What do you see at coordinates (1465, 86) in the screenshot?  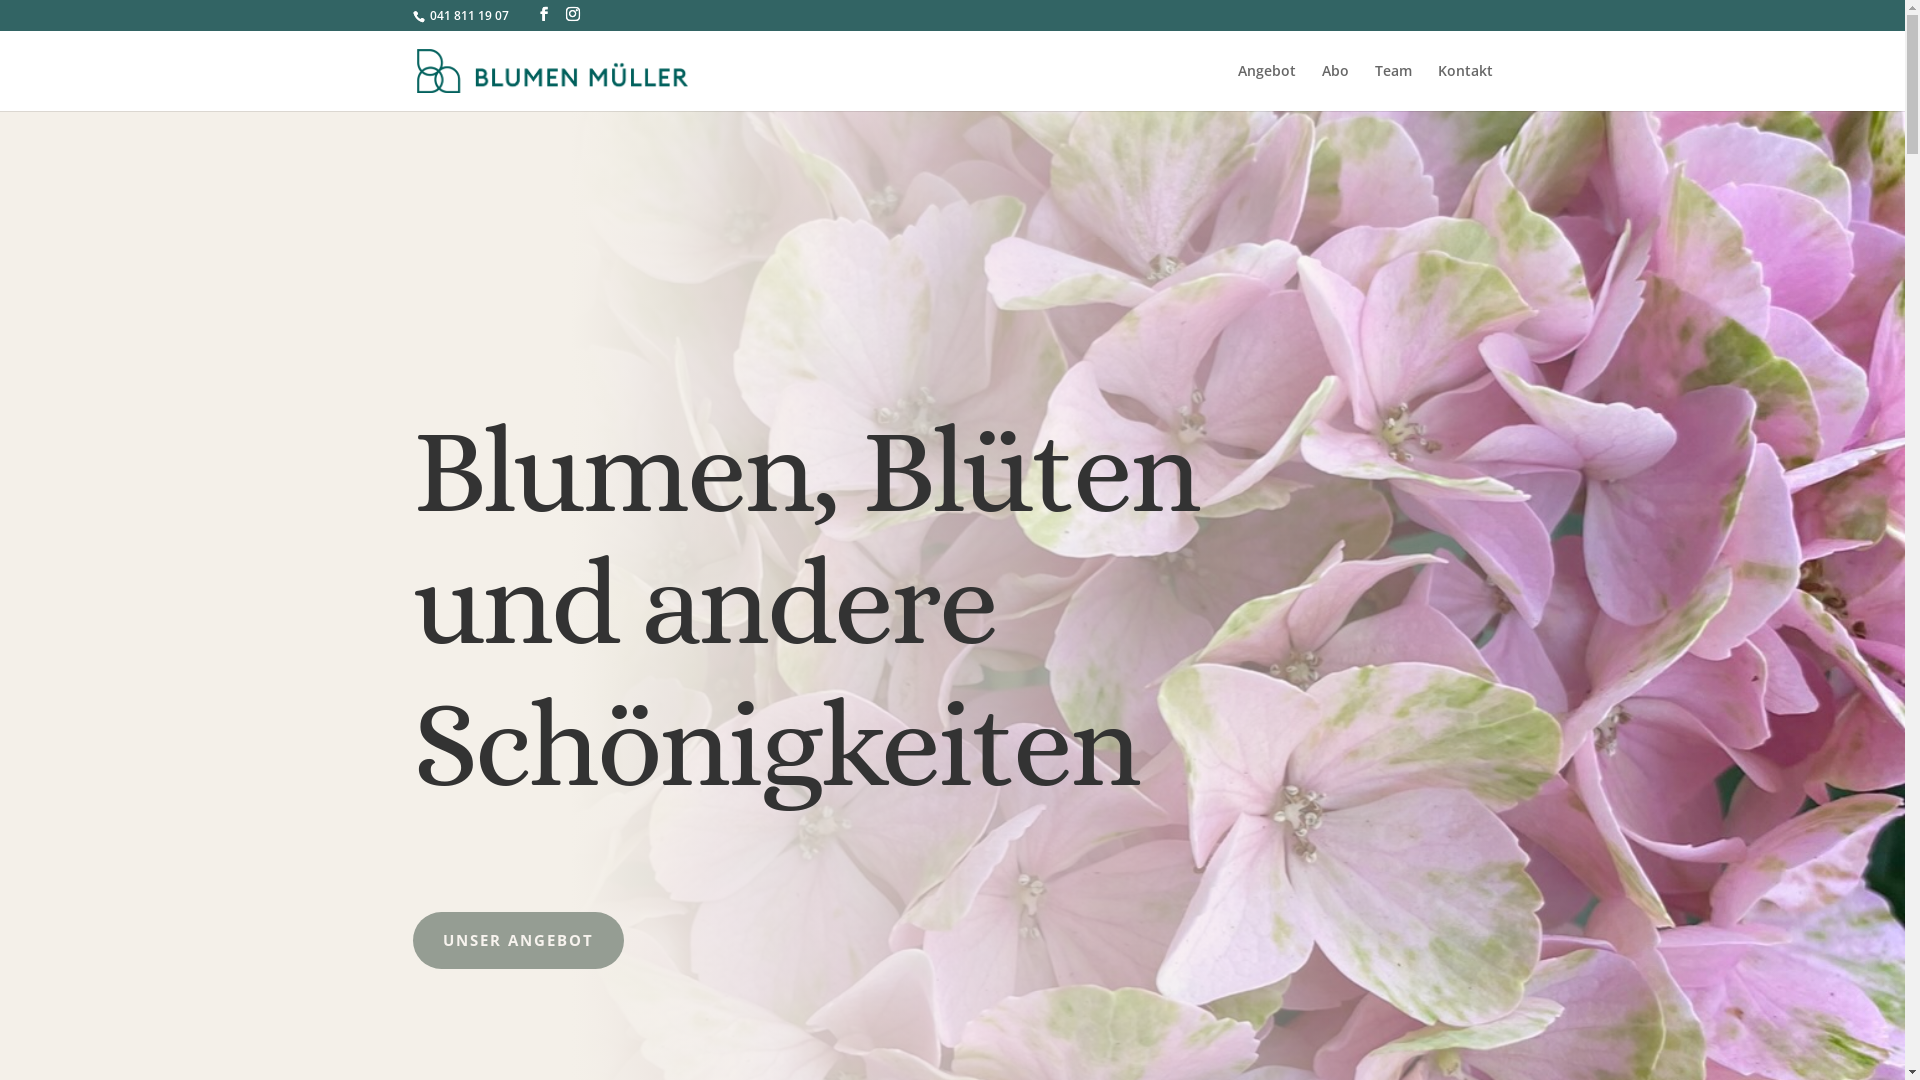 I see `'Kontakt'` at bounding box center [1465, 86].